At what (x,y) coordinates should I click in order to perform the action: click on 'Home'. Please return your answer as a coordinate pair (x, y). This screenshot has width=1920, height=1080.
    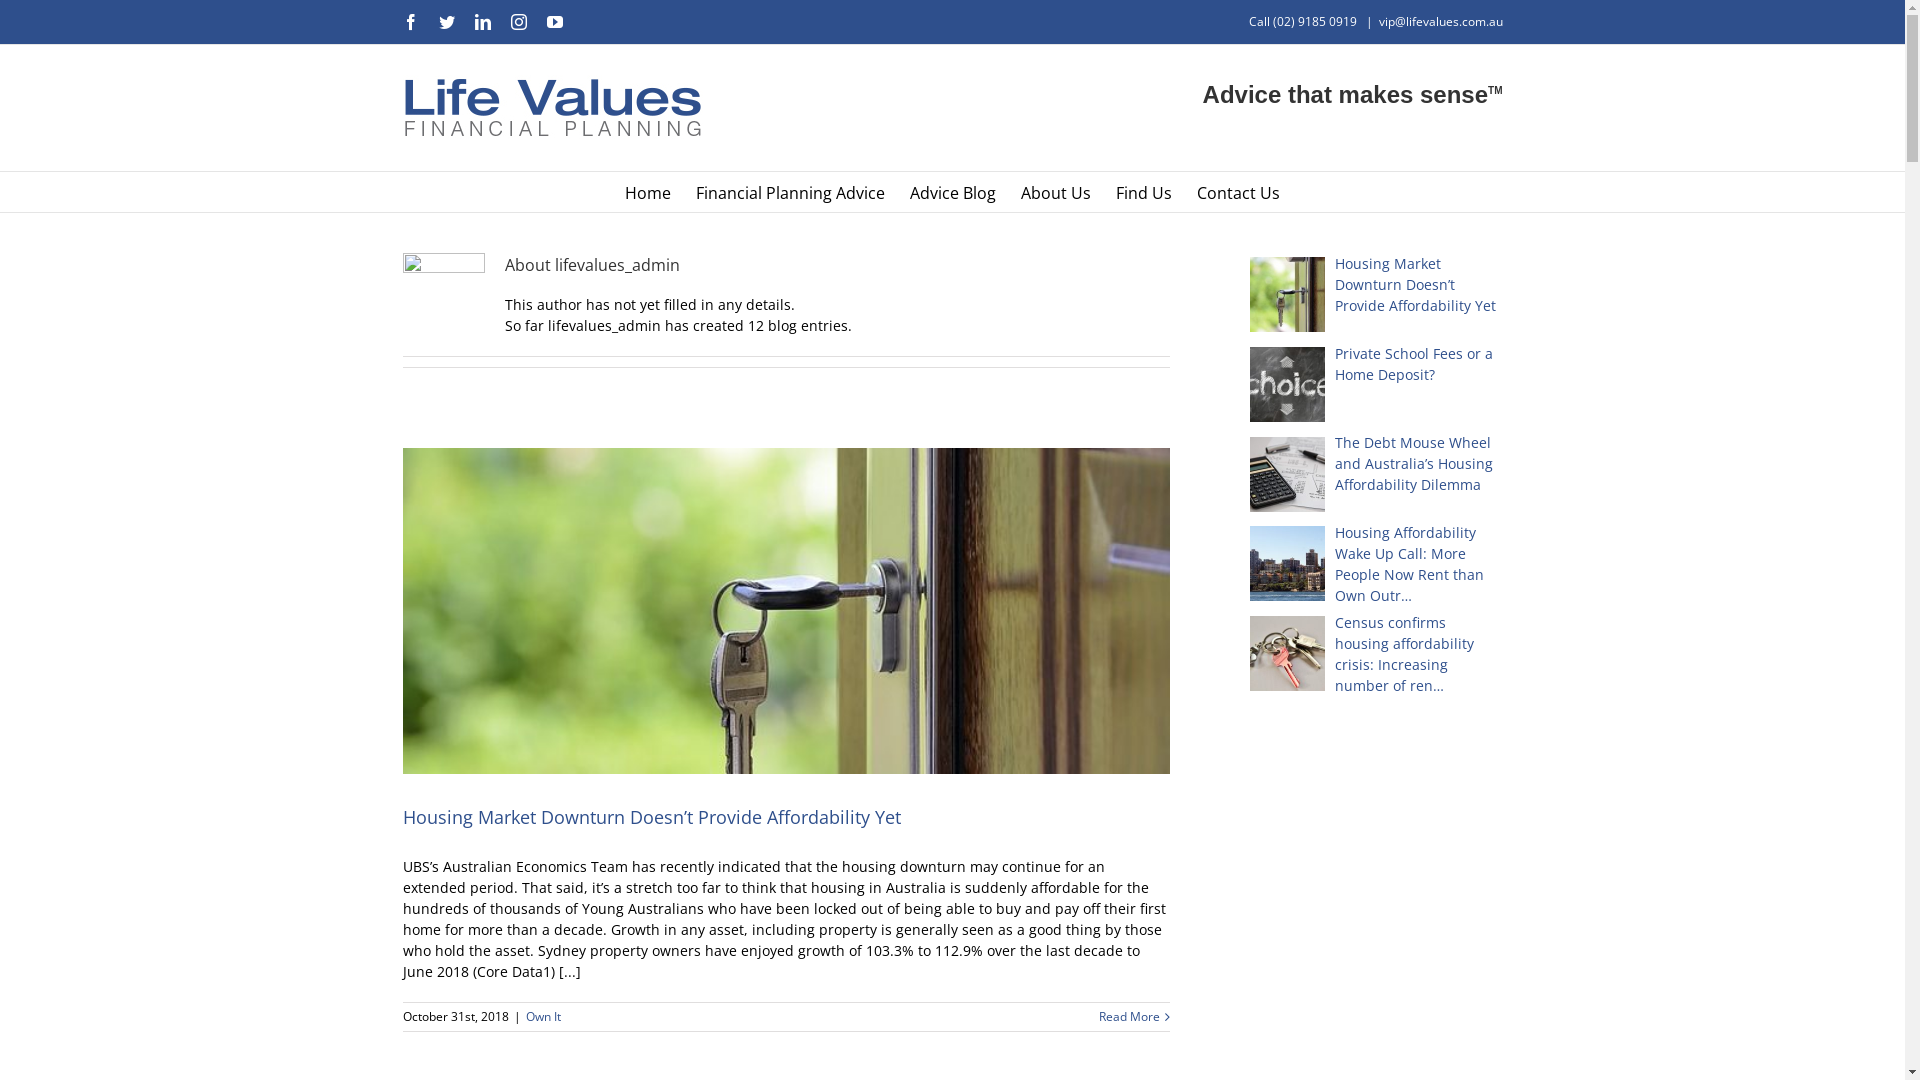
    Looking at the image, I should click on (648, 192).